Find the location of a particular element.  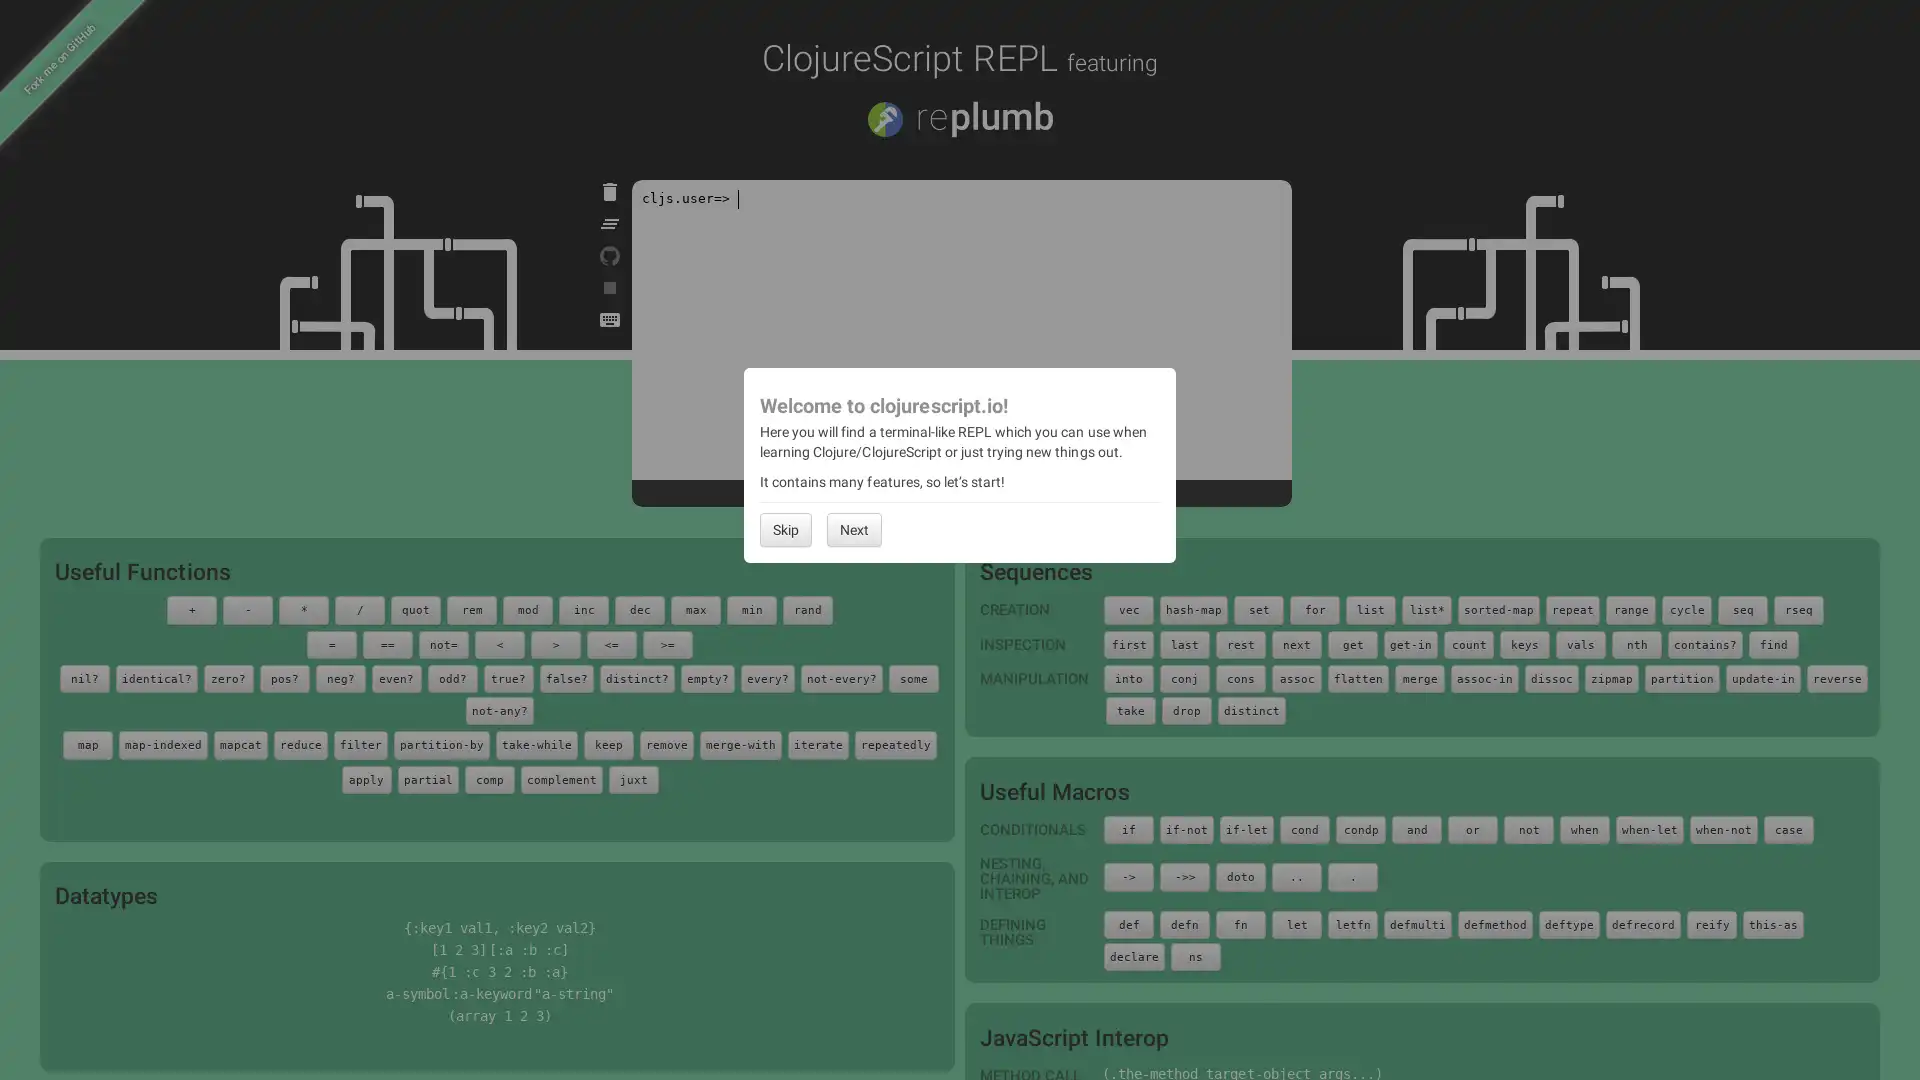

cons is located at coordinates (1240, 677).